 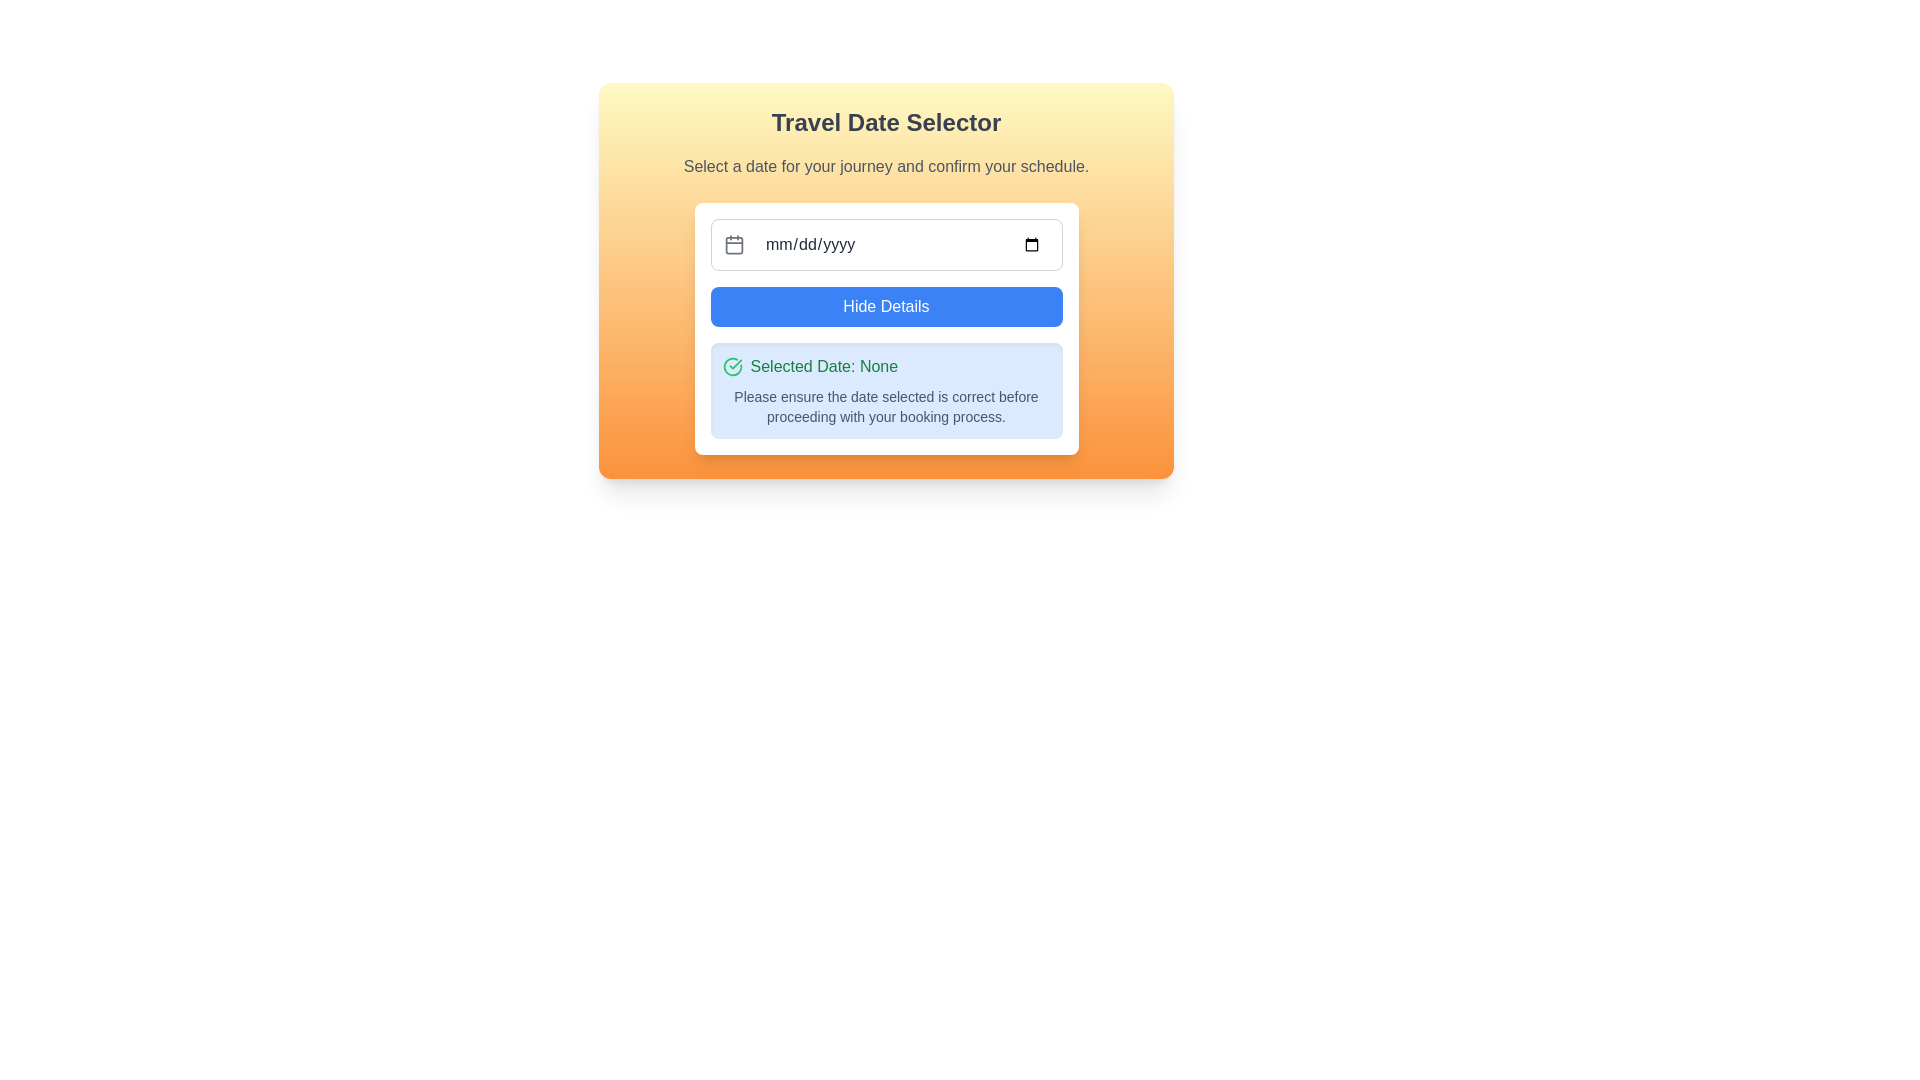 What do you see at coordinates (885, 281) in the screenshot?
I see `the 'Hide Details' button in the 'Travel Date Selector' component, which is a blue button located within a composite UI with a gradient orange background` at bounding box center [885, 281].